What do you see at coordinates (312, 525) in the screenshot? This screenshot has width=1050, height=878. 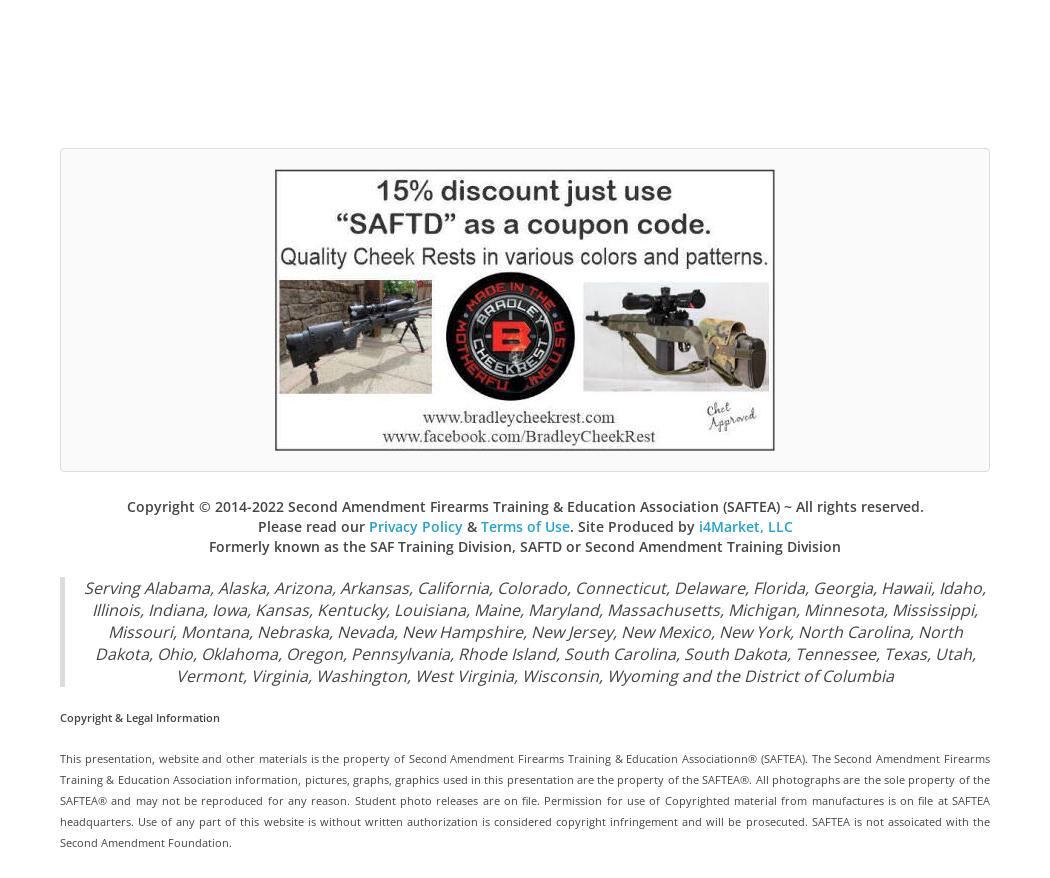 I see `'Please read our'` at bounding box center [312, 525].